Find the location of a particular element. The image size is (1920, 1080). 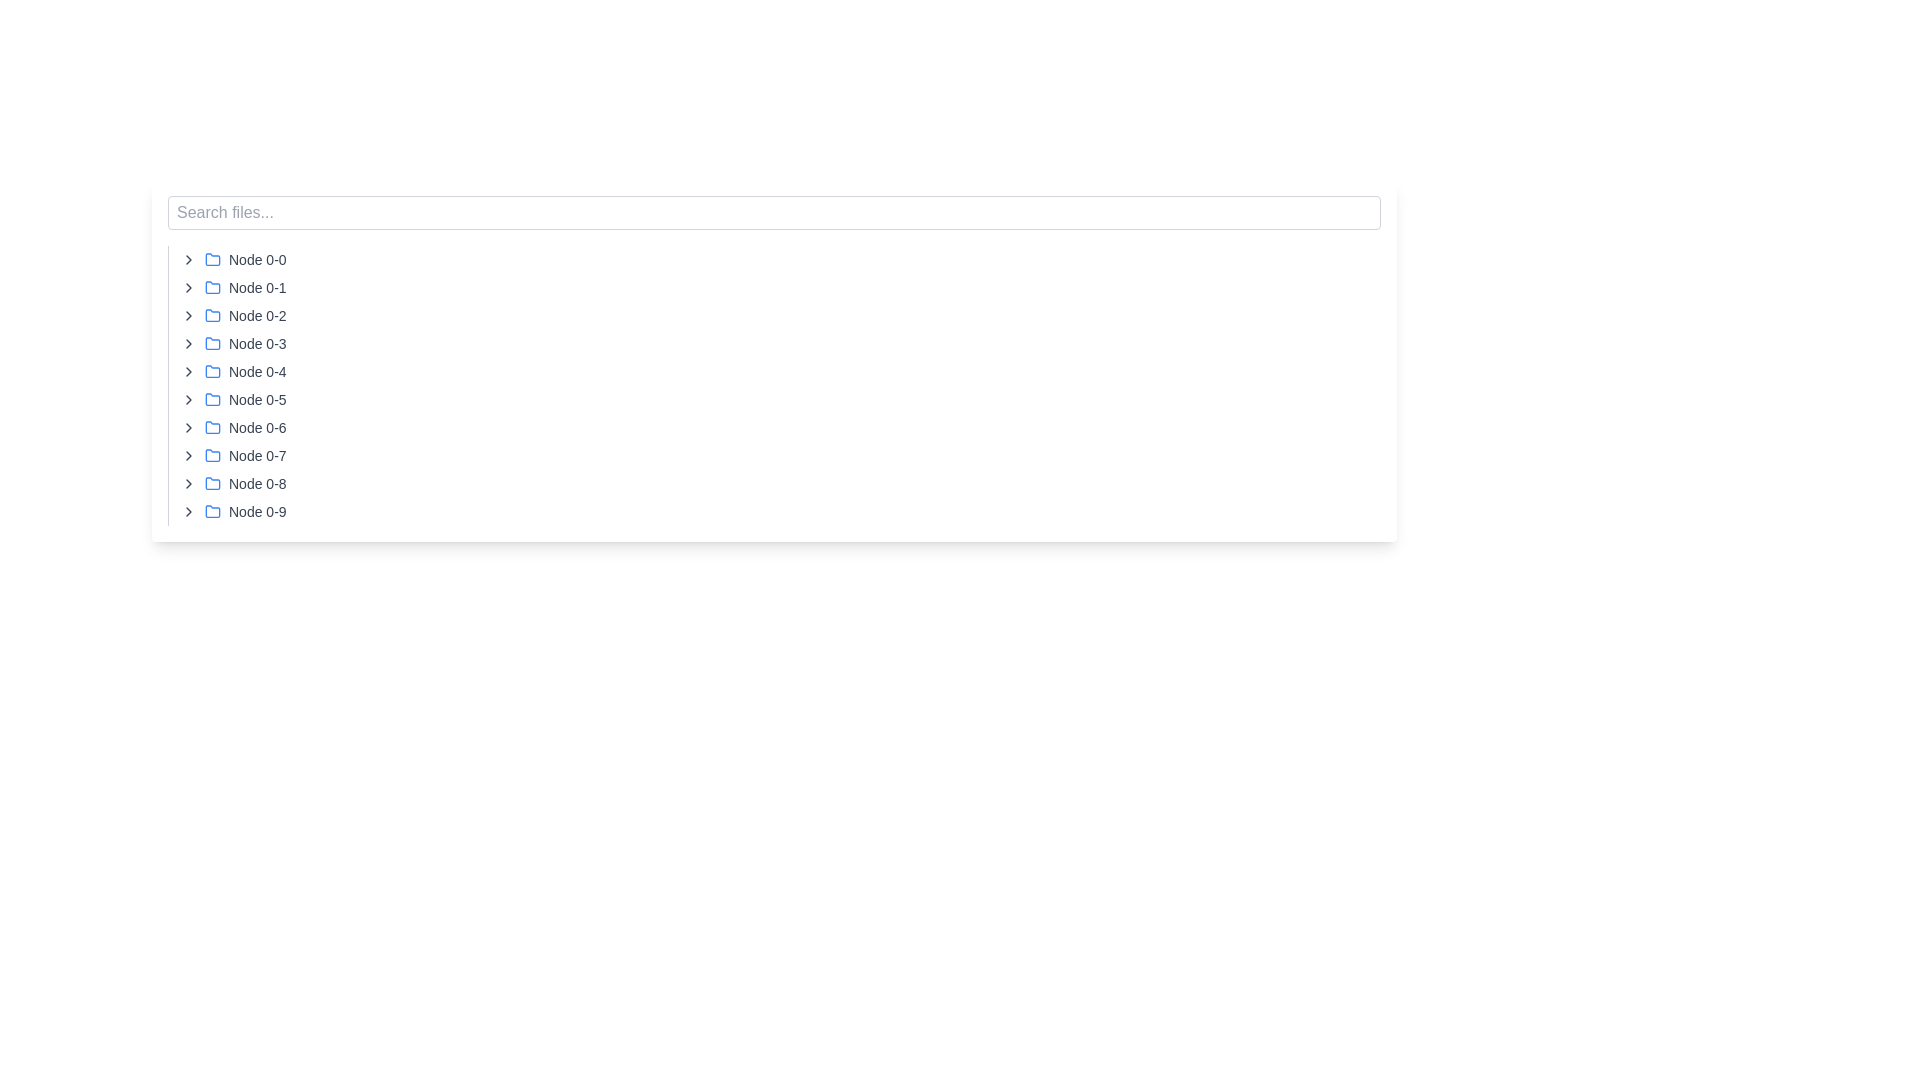

the chevron-right icon is located at coordinates (188, 315).